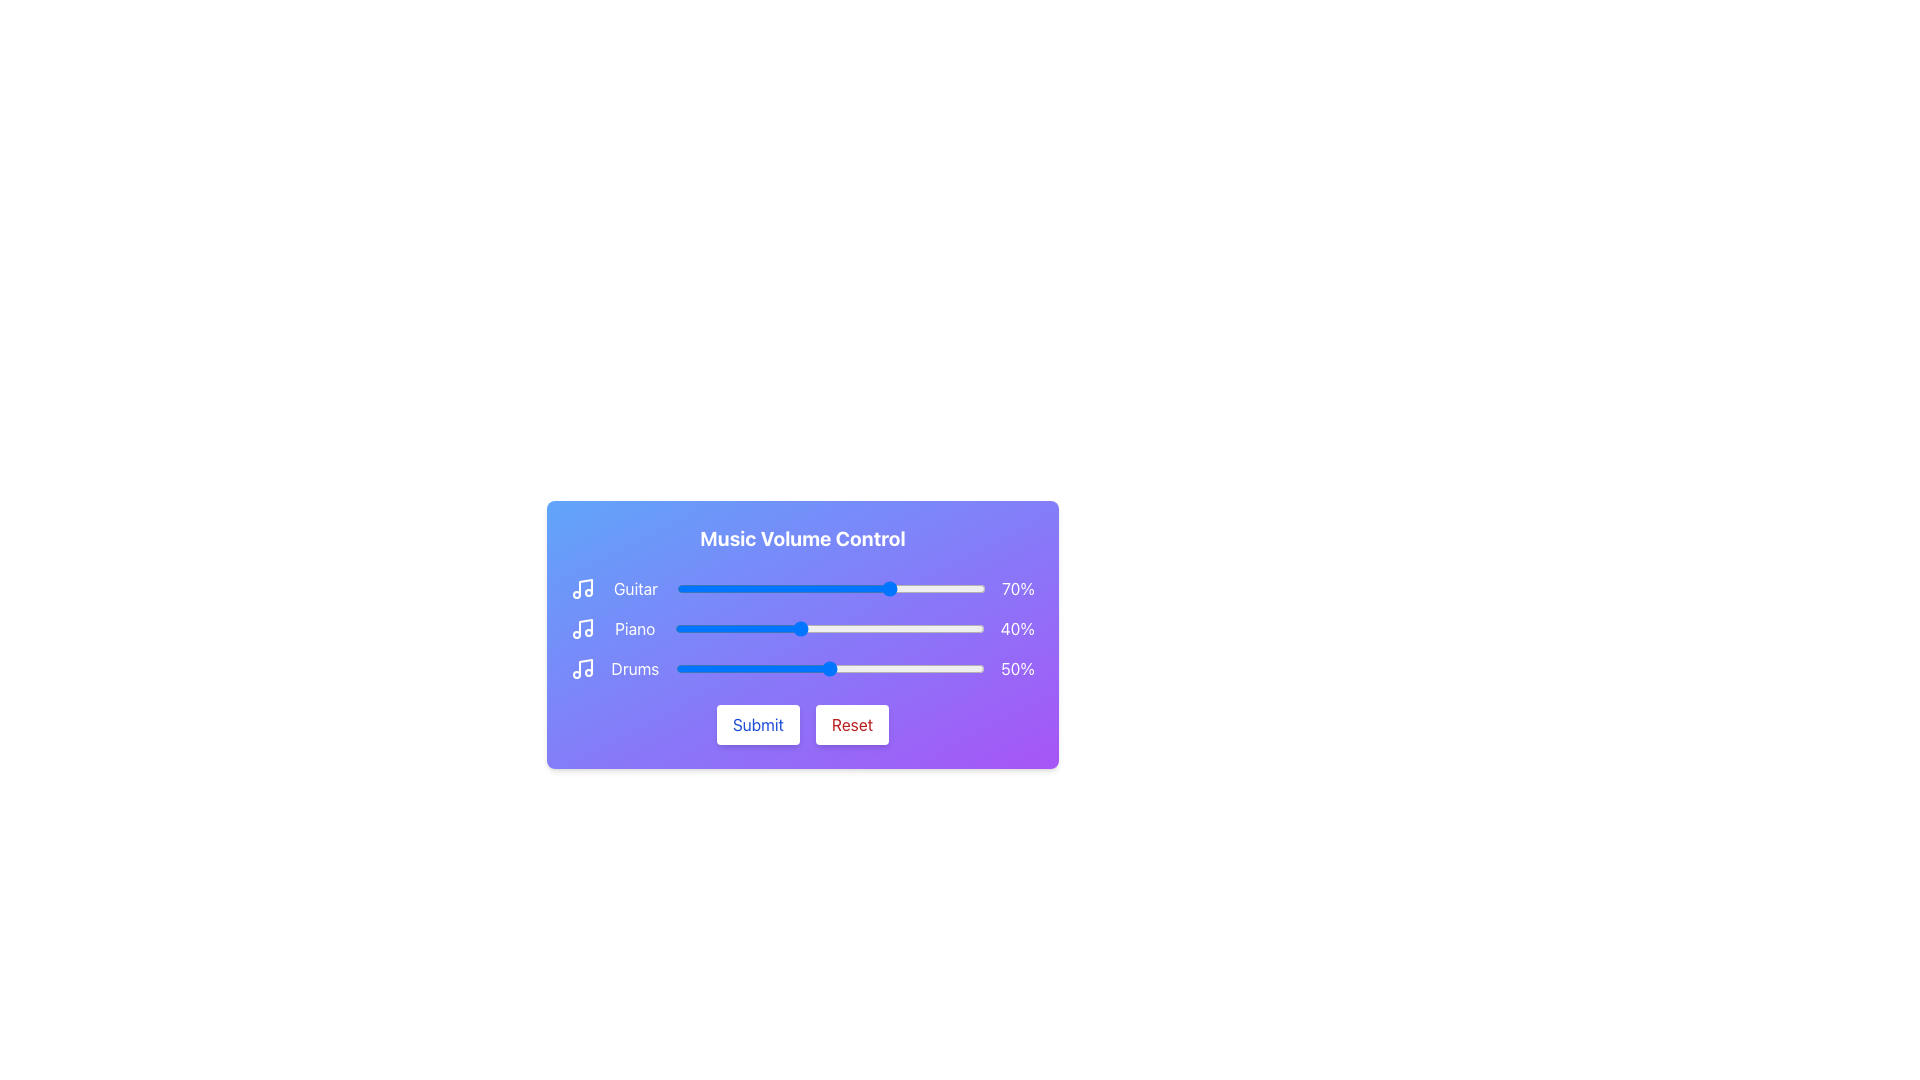 This screenshot has height=1080, width=1920. What do you see at coordinates (852, 725) in the screenshot?
I see `the 'Reset' button, which is a rectangular button labeled in red text with a white background, styled with rounded corners and a subtle shadow, to change its background color` at bounding box center [852, 725].